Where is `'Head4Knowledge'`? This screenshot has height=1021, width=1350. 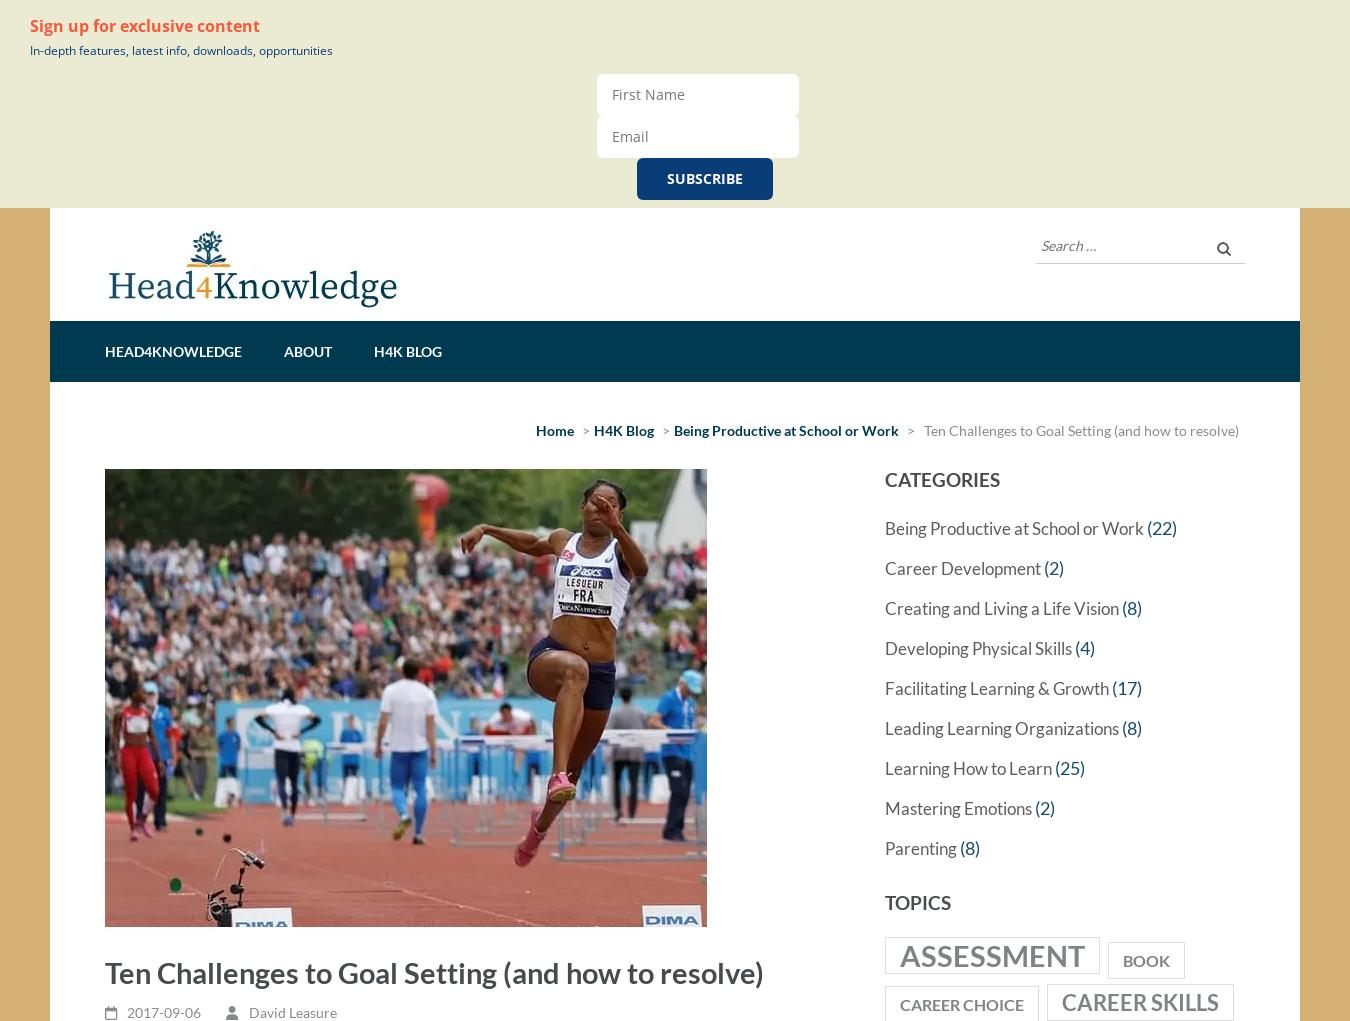
'Head4Knowledge' is located at coordinates (104, 332).